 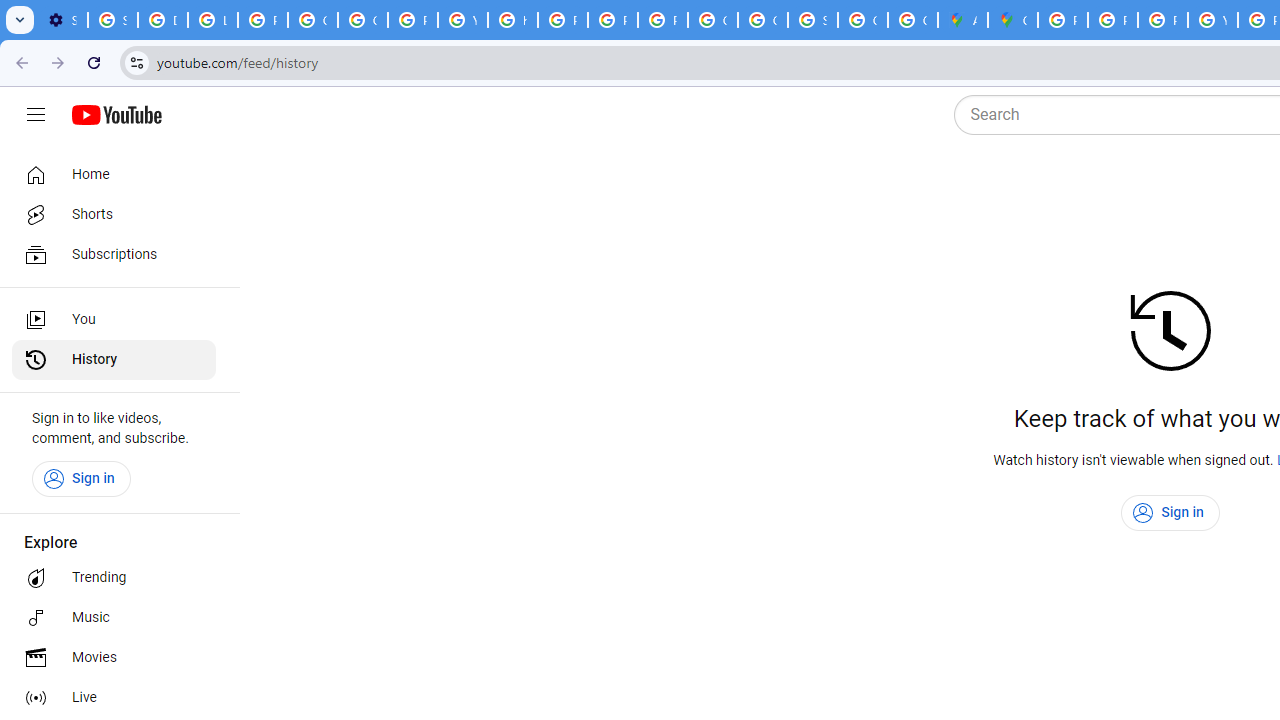 I want to click on 'History', so click(x=112, y=360).